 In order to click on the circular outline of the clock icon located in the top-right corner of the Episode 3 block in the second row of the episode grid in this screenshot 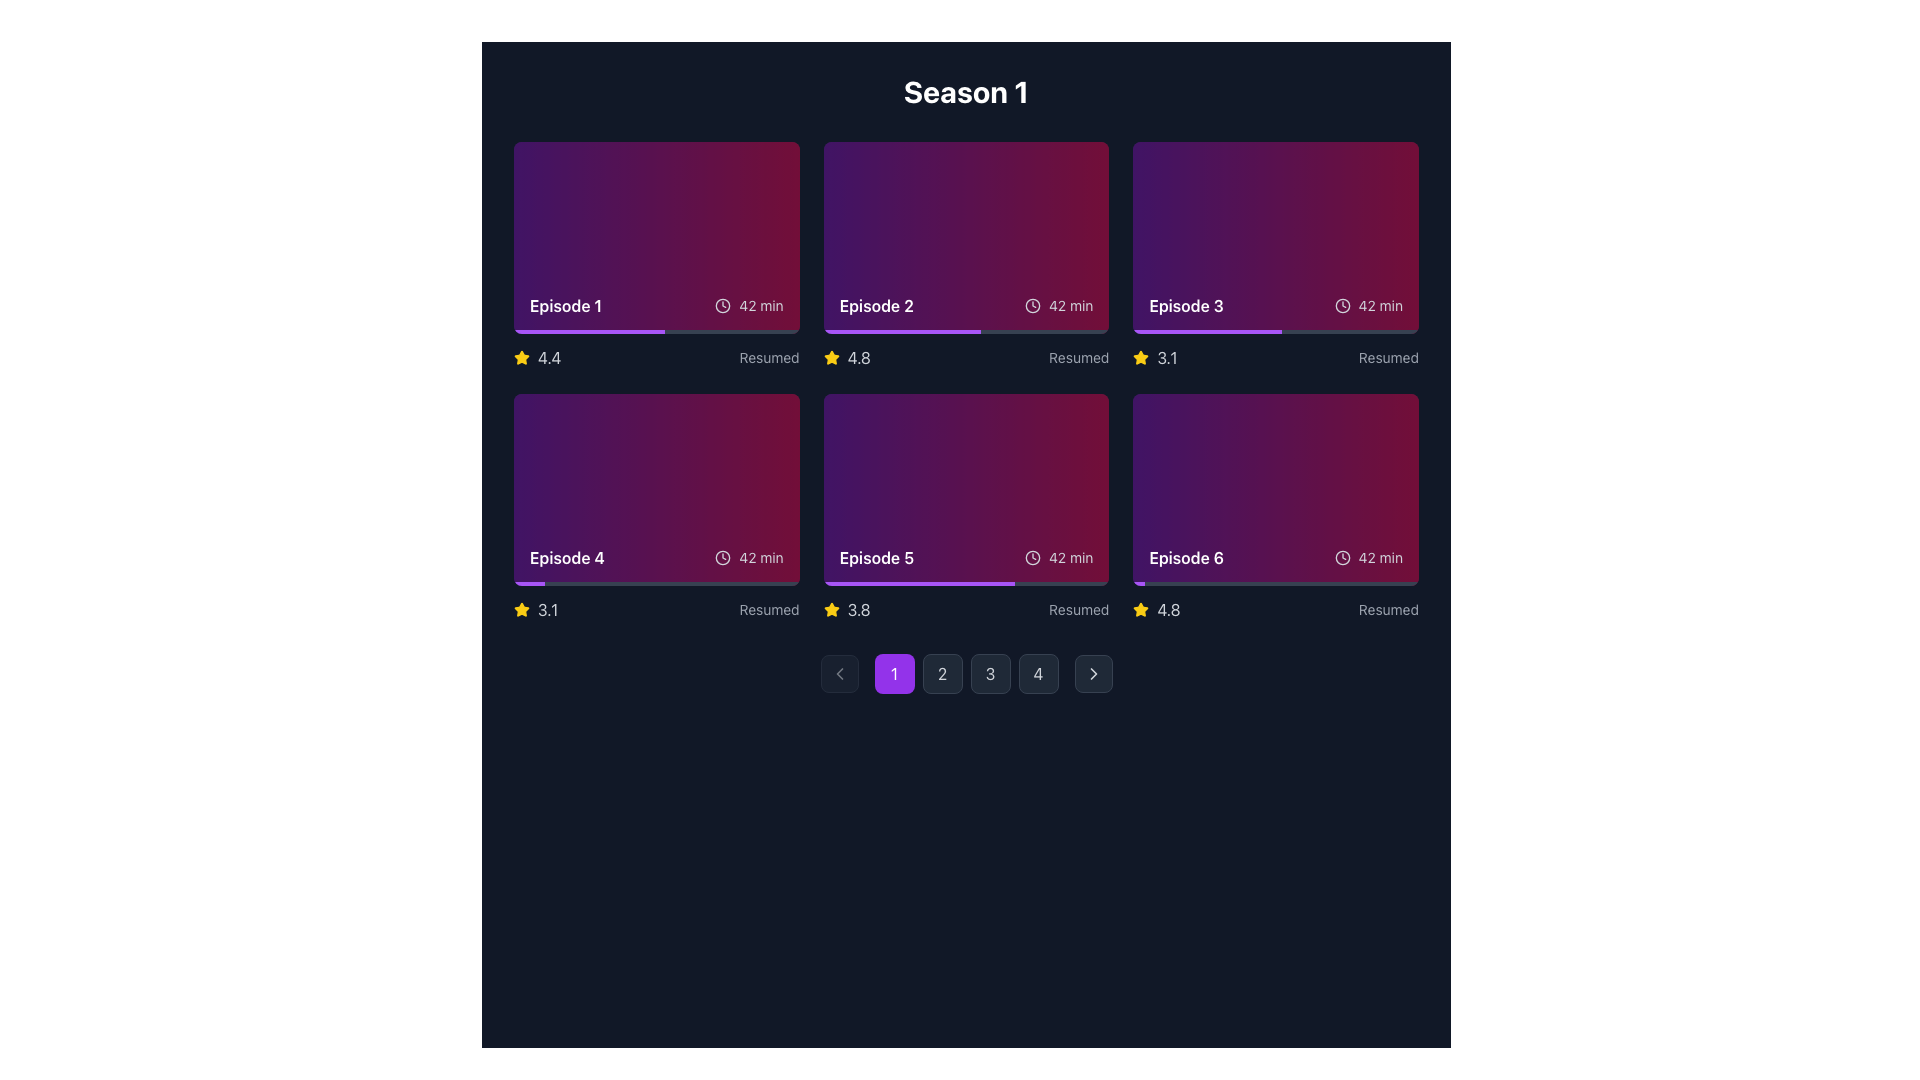, I will do `click(1342, 305)`.